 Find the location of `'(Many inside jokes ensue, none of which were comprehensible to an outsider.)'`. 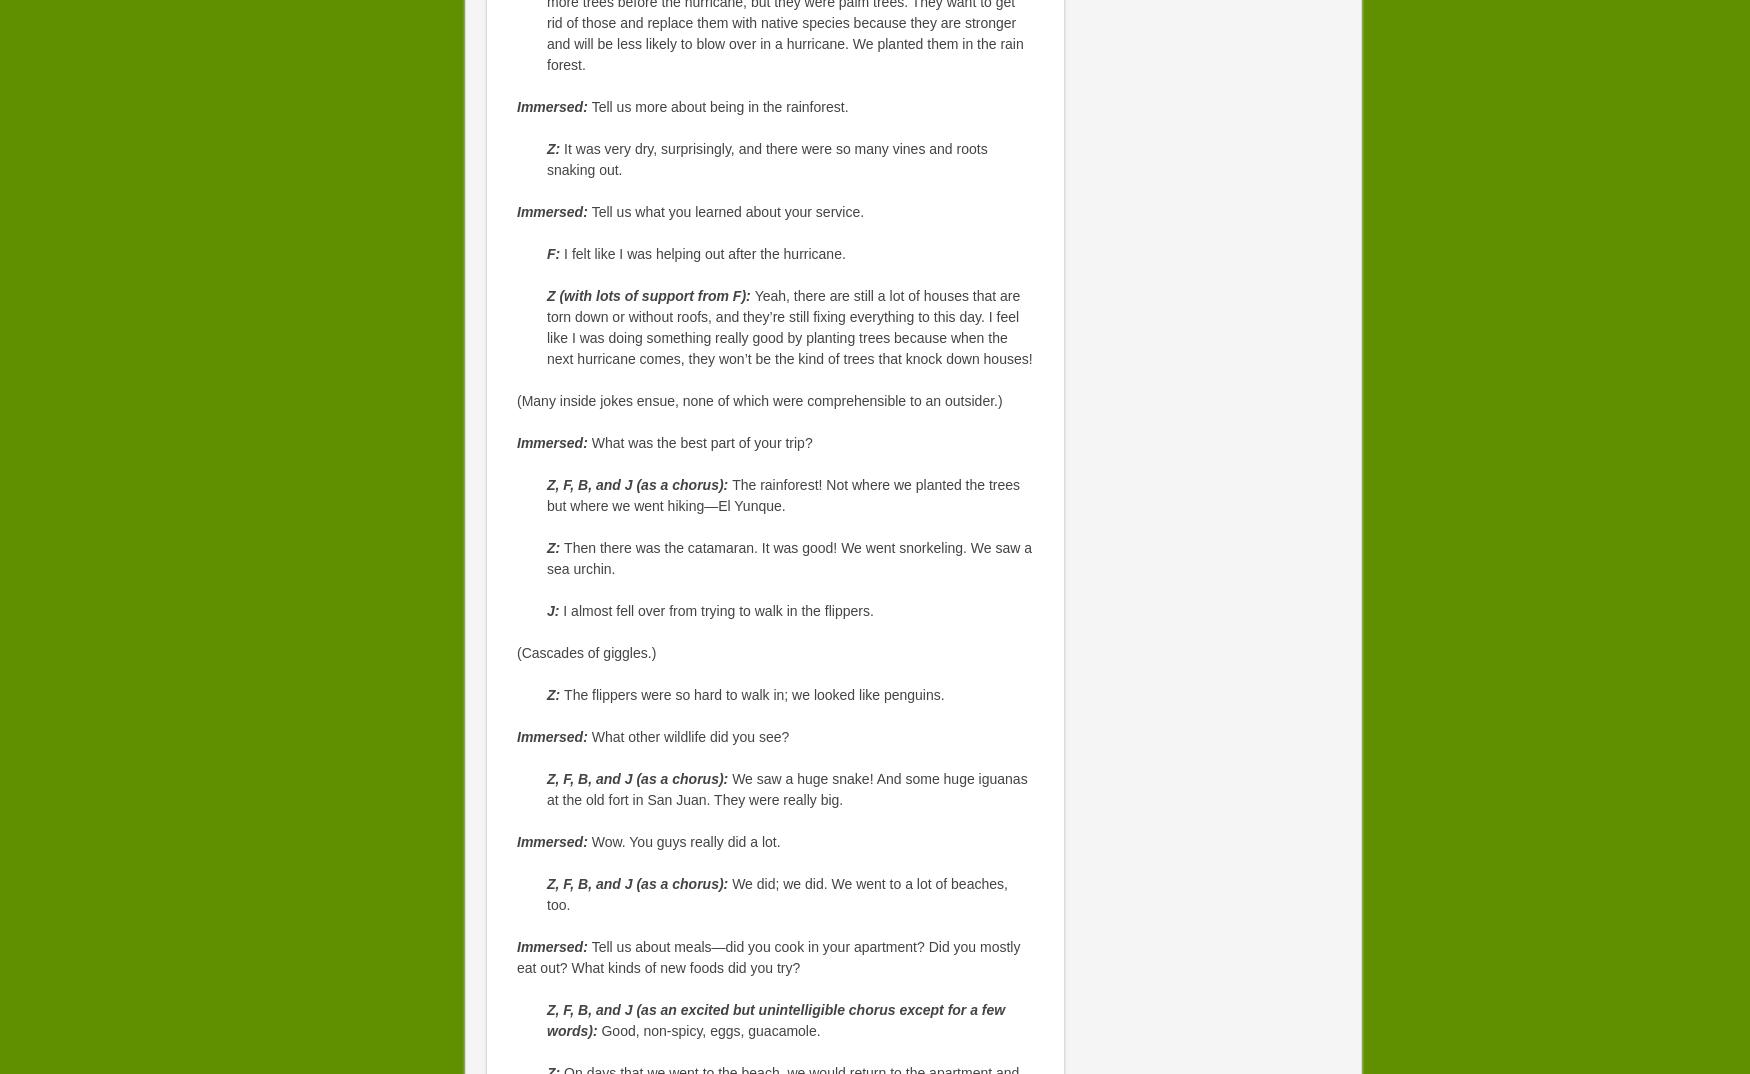

'(Many inside jokes ensue, none of which were comprehensible to an outsider.)' is located at coordinates (758, 401).